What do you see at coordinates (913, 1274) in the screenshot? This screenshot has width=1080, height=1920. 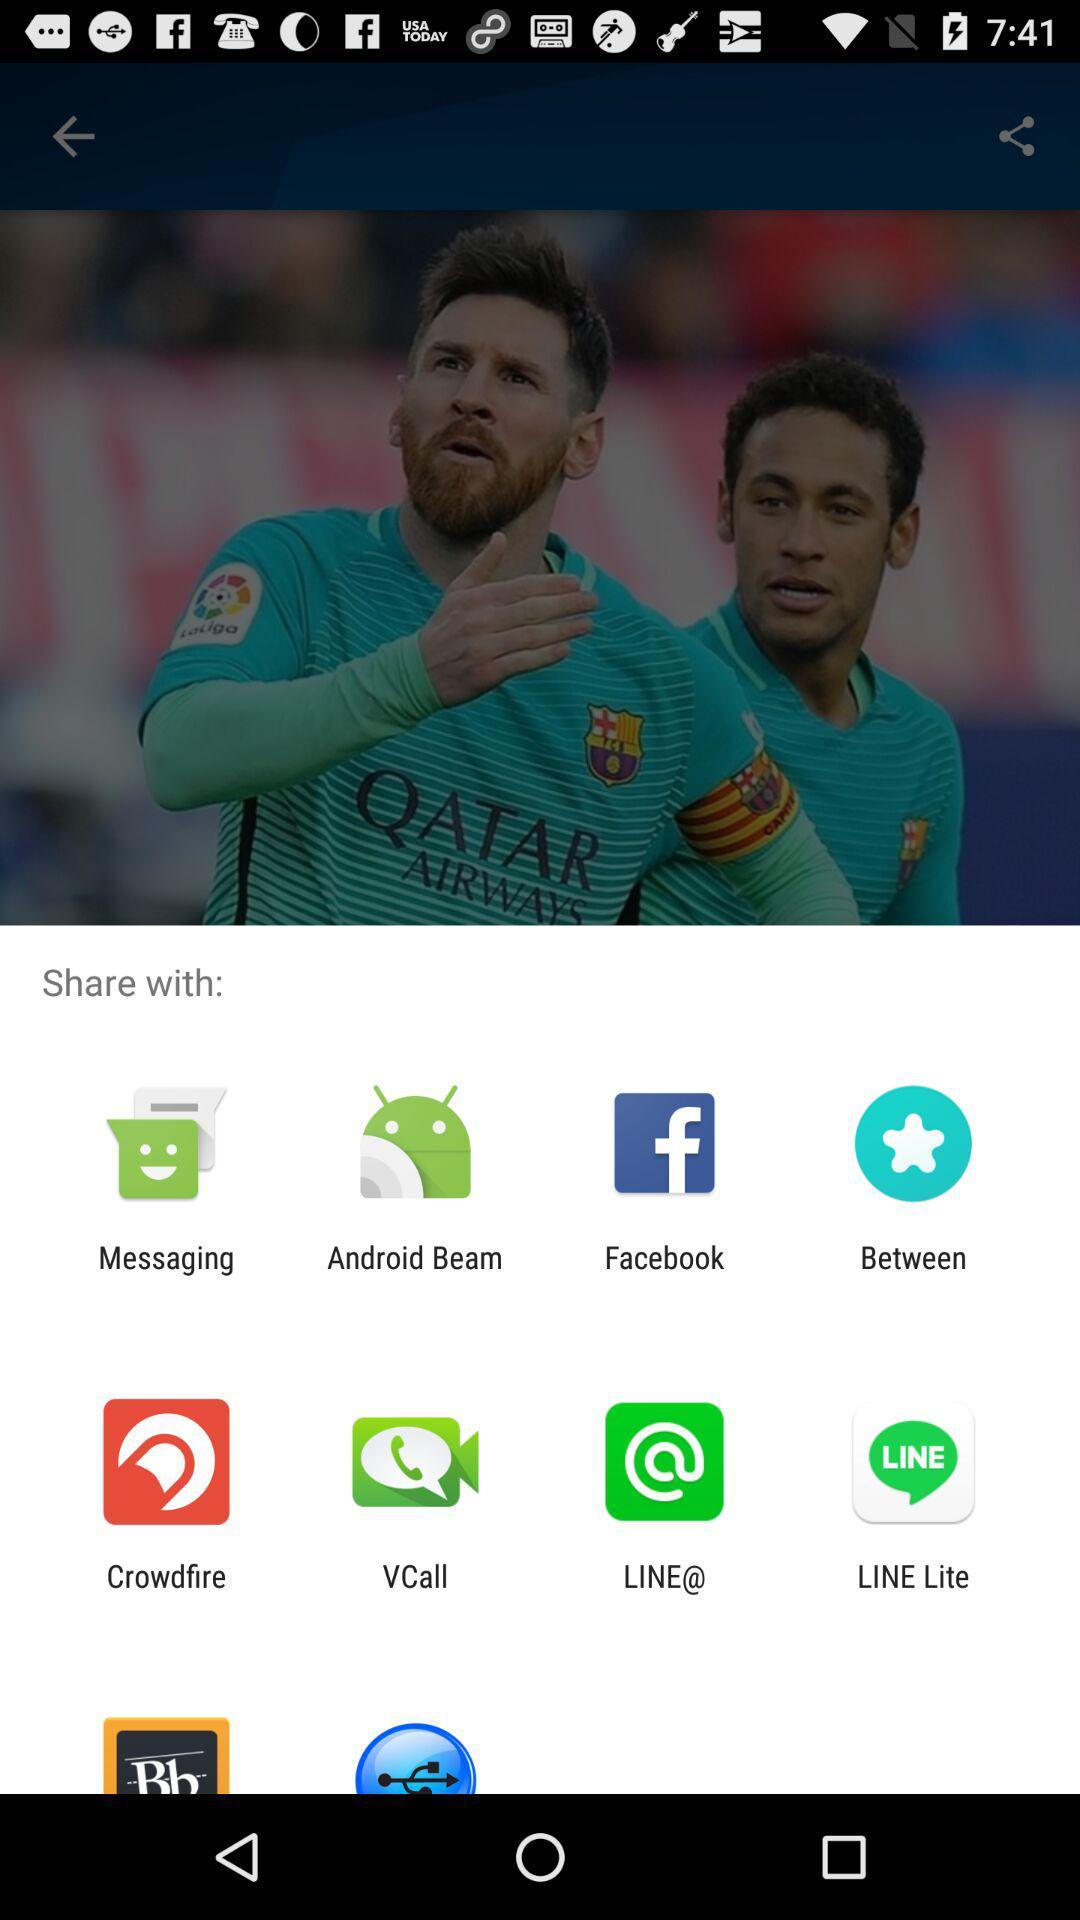 I see `between item` at bounding box center [913, 1274].